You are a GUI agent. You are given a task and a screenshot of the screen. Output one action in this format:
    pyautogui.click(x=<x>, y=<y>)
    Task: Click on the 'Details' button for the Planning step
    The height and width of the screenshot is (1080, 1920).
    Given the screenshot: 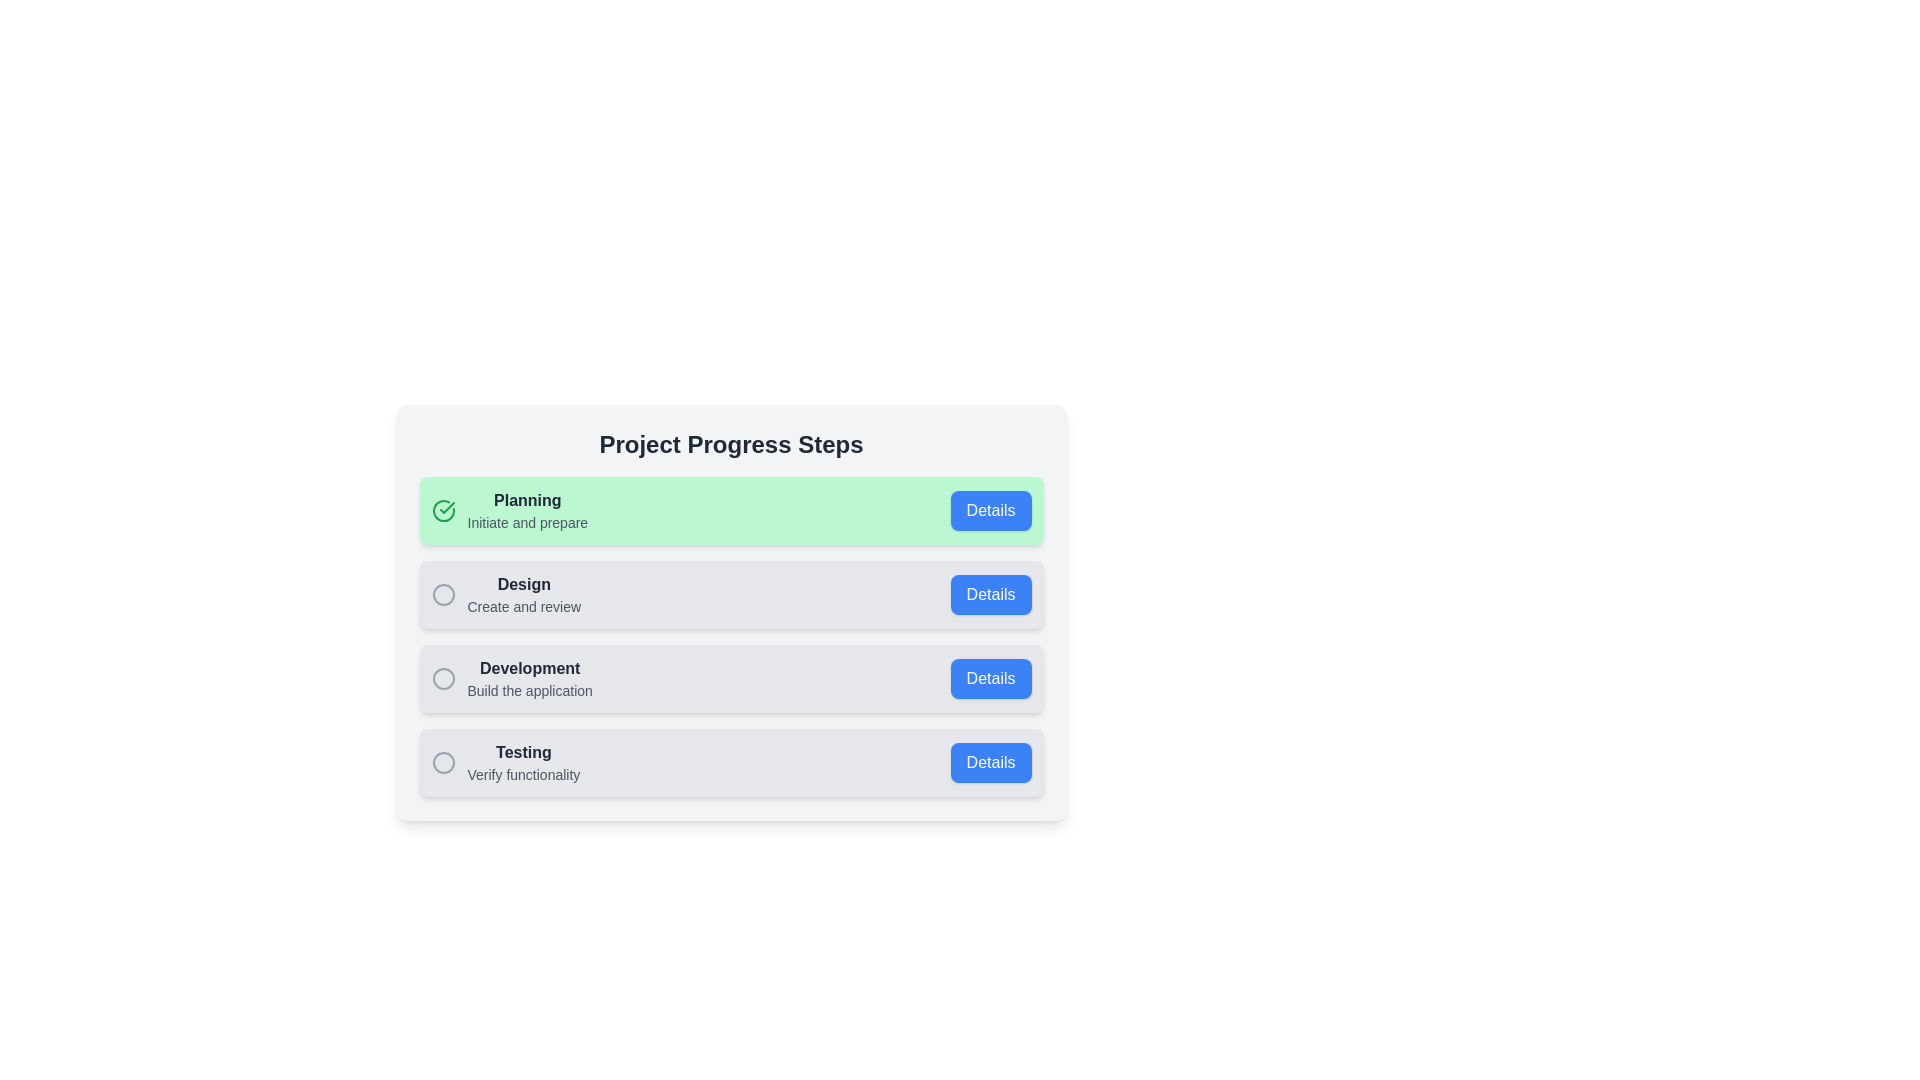 What is the action you would take?
    pyautogui.click(x=990, y=509)
    